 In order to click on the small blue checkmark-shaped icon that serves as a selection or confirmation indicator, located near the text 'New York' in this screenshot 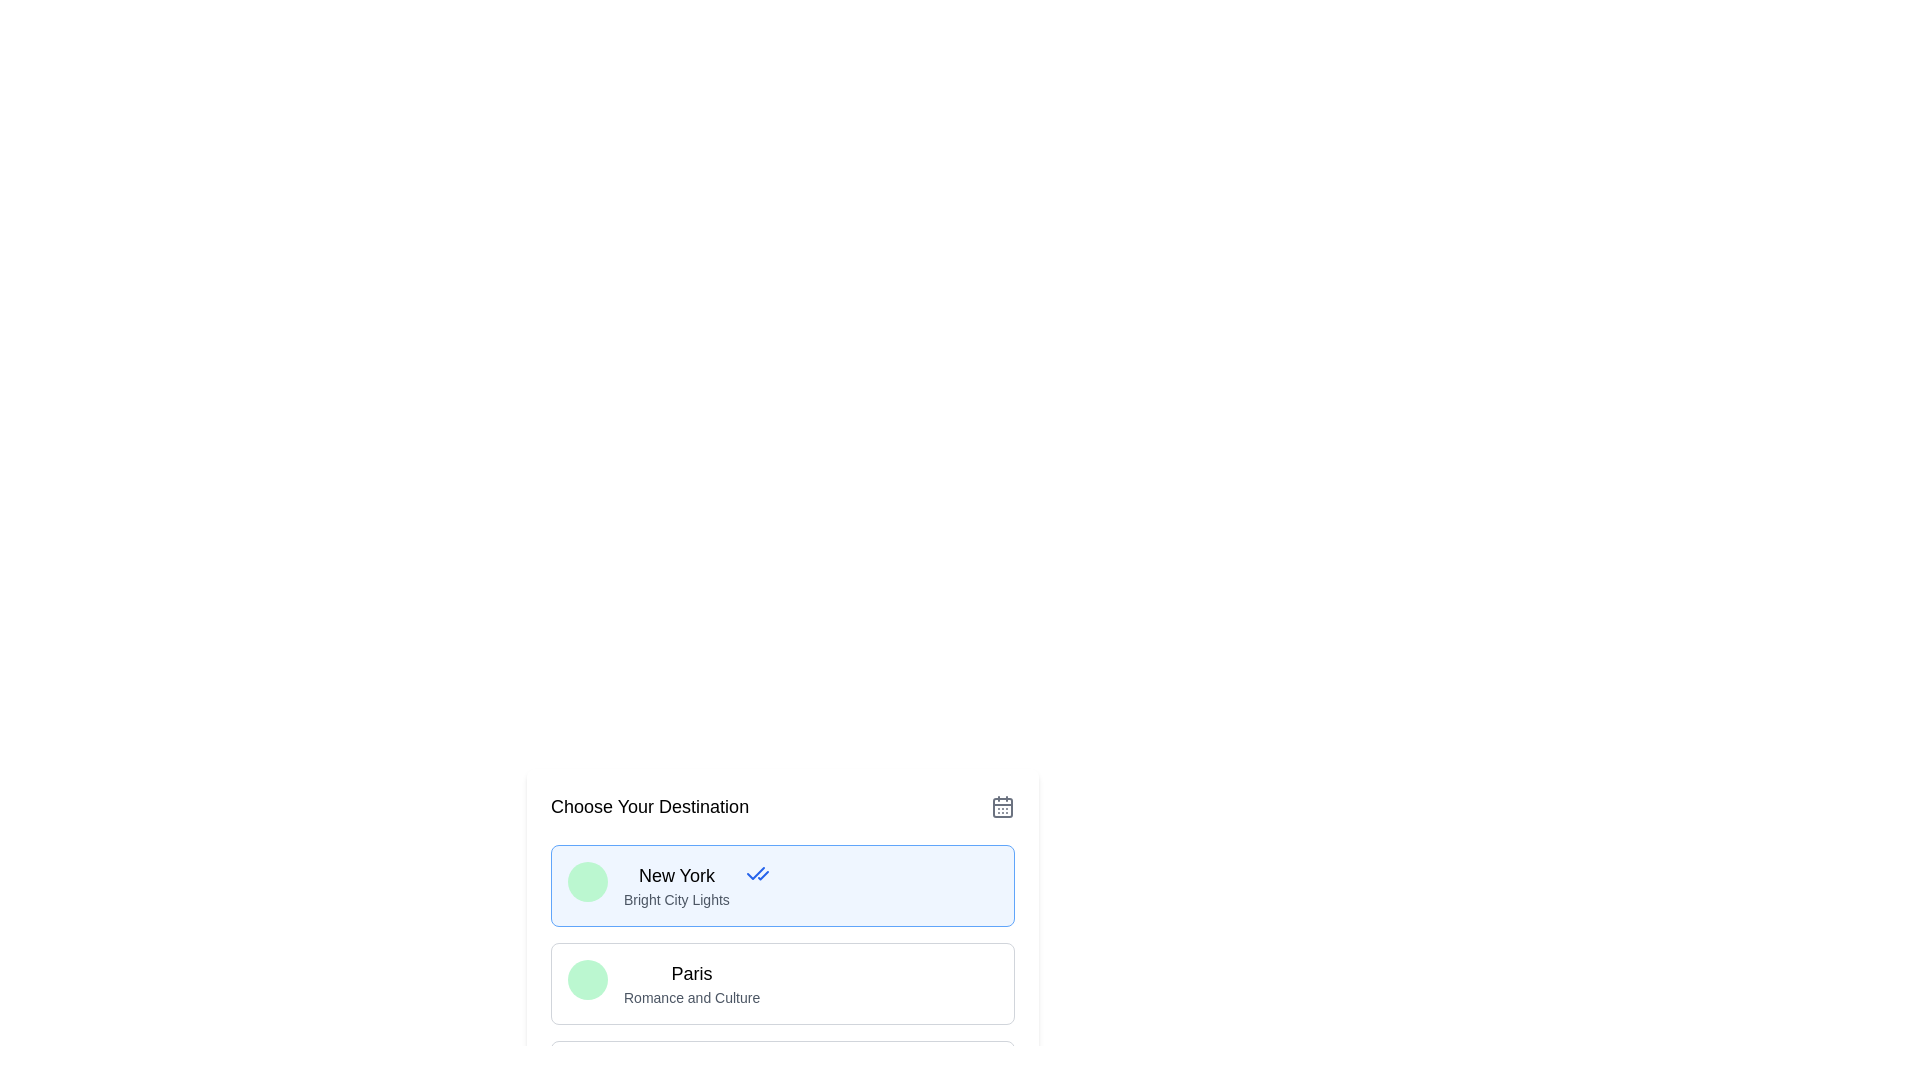, I will do `click(754, 872)`.